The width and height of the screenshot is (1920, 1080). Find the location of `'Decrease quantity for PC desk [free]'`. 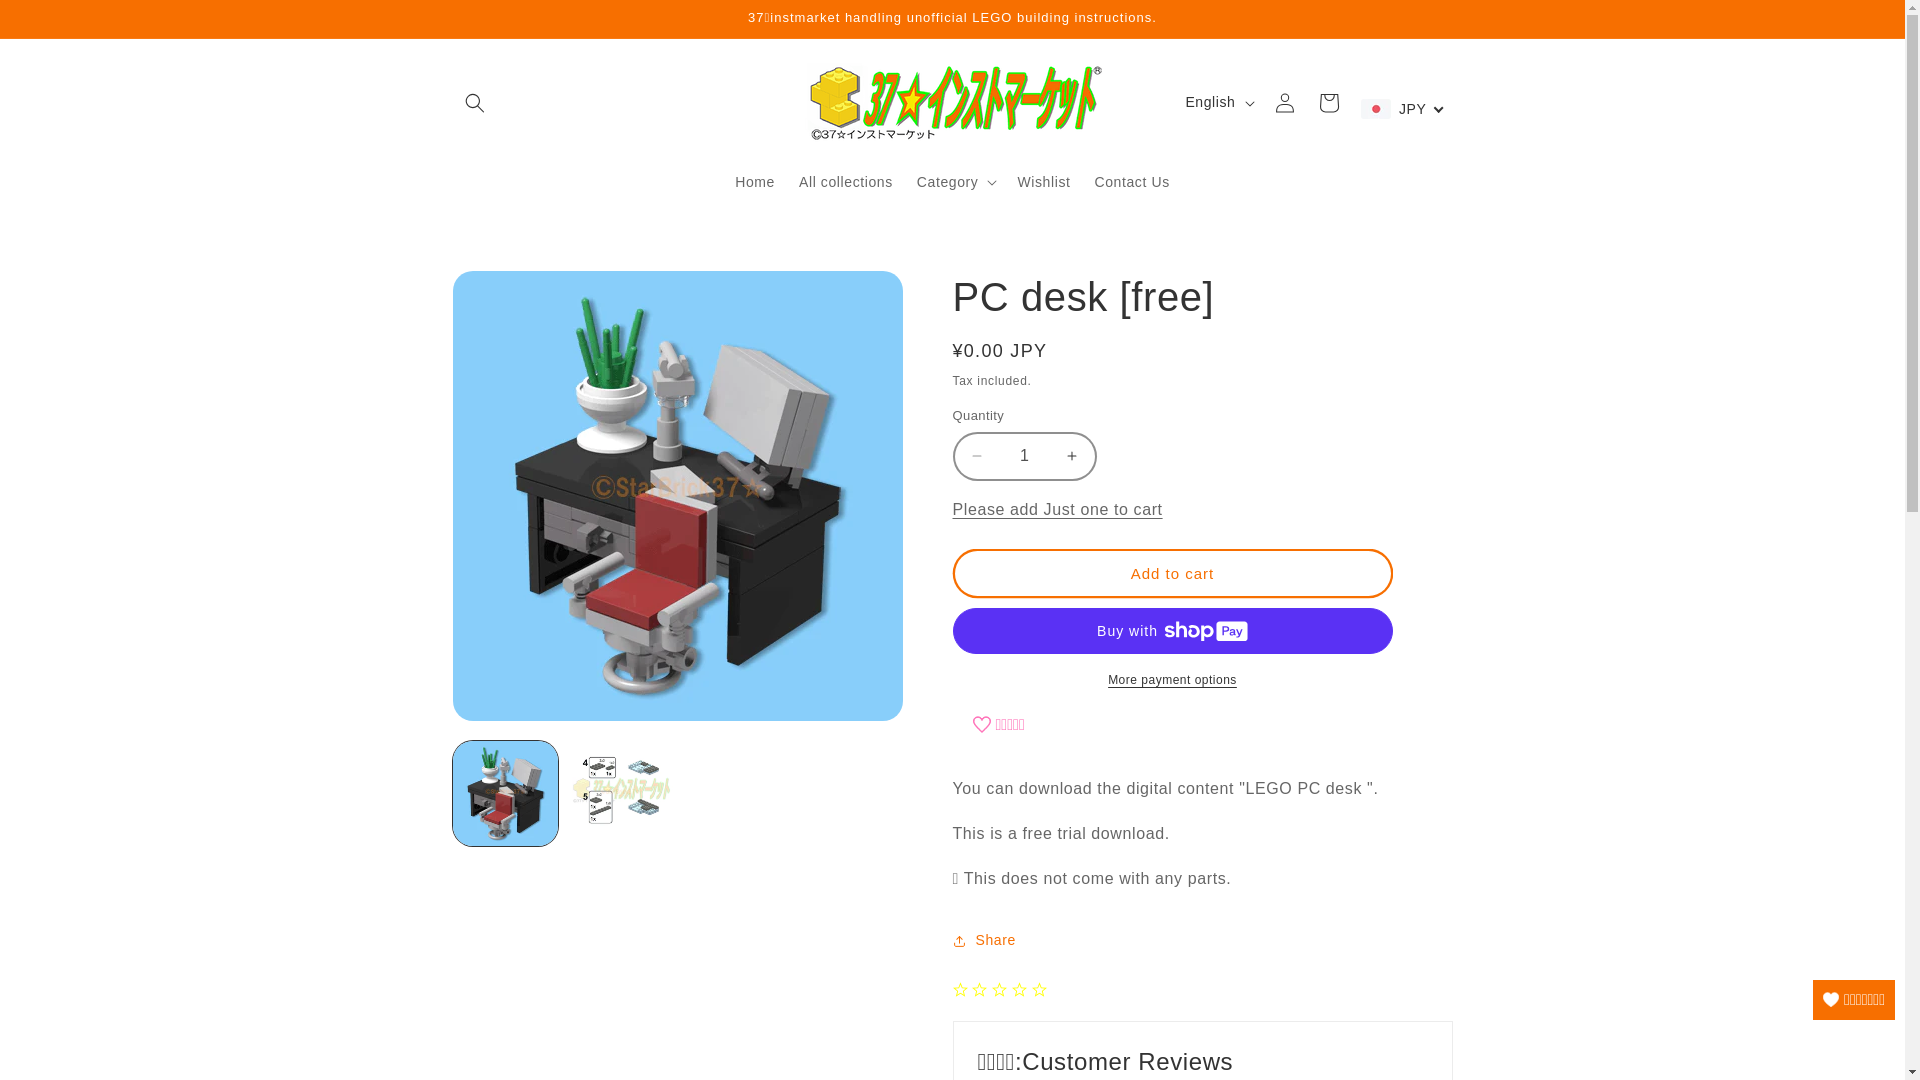

'Decrease quantity for PC desk [free]' is located at coordinates (976, 456).